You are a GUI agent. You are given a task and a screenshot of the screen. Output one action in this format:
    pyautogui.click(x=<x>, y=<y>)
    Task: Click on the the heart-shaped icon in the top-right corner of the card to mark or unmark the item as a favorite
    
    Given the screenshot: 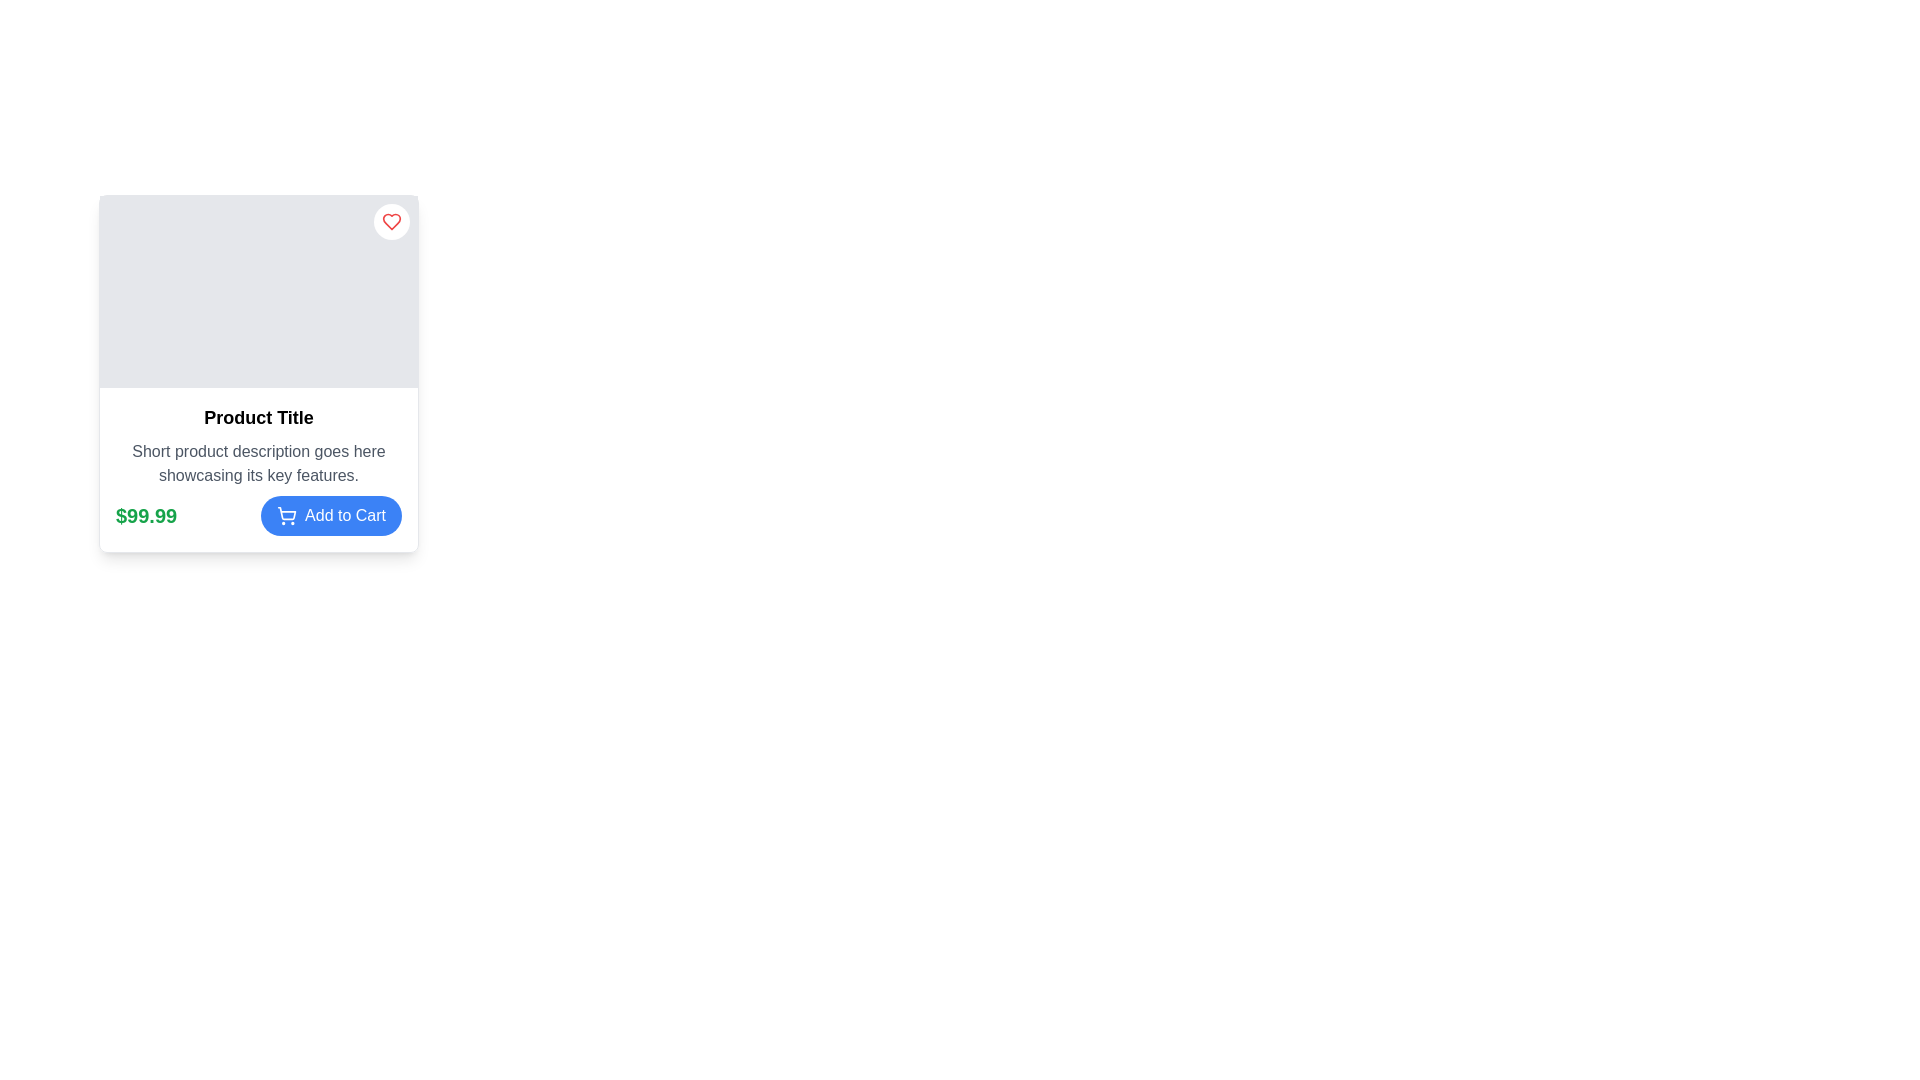 What is the action you would take?
    pyautogui.click(x=392, y=222)
    